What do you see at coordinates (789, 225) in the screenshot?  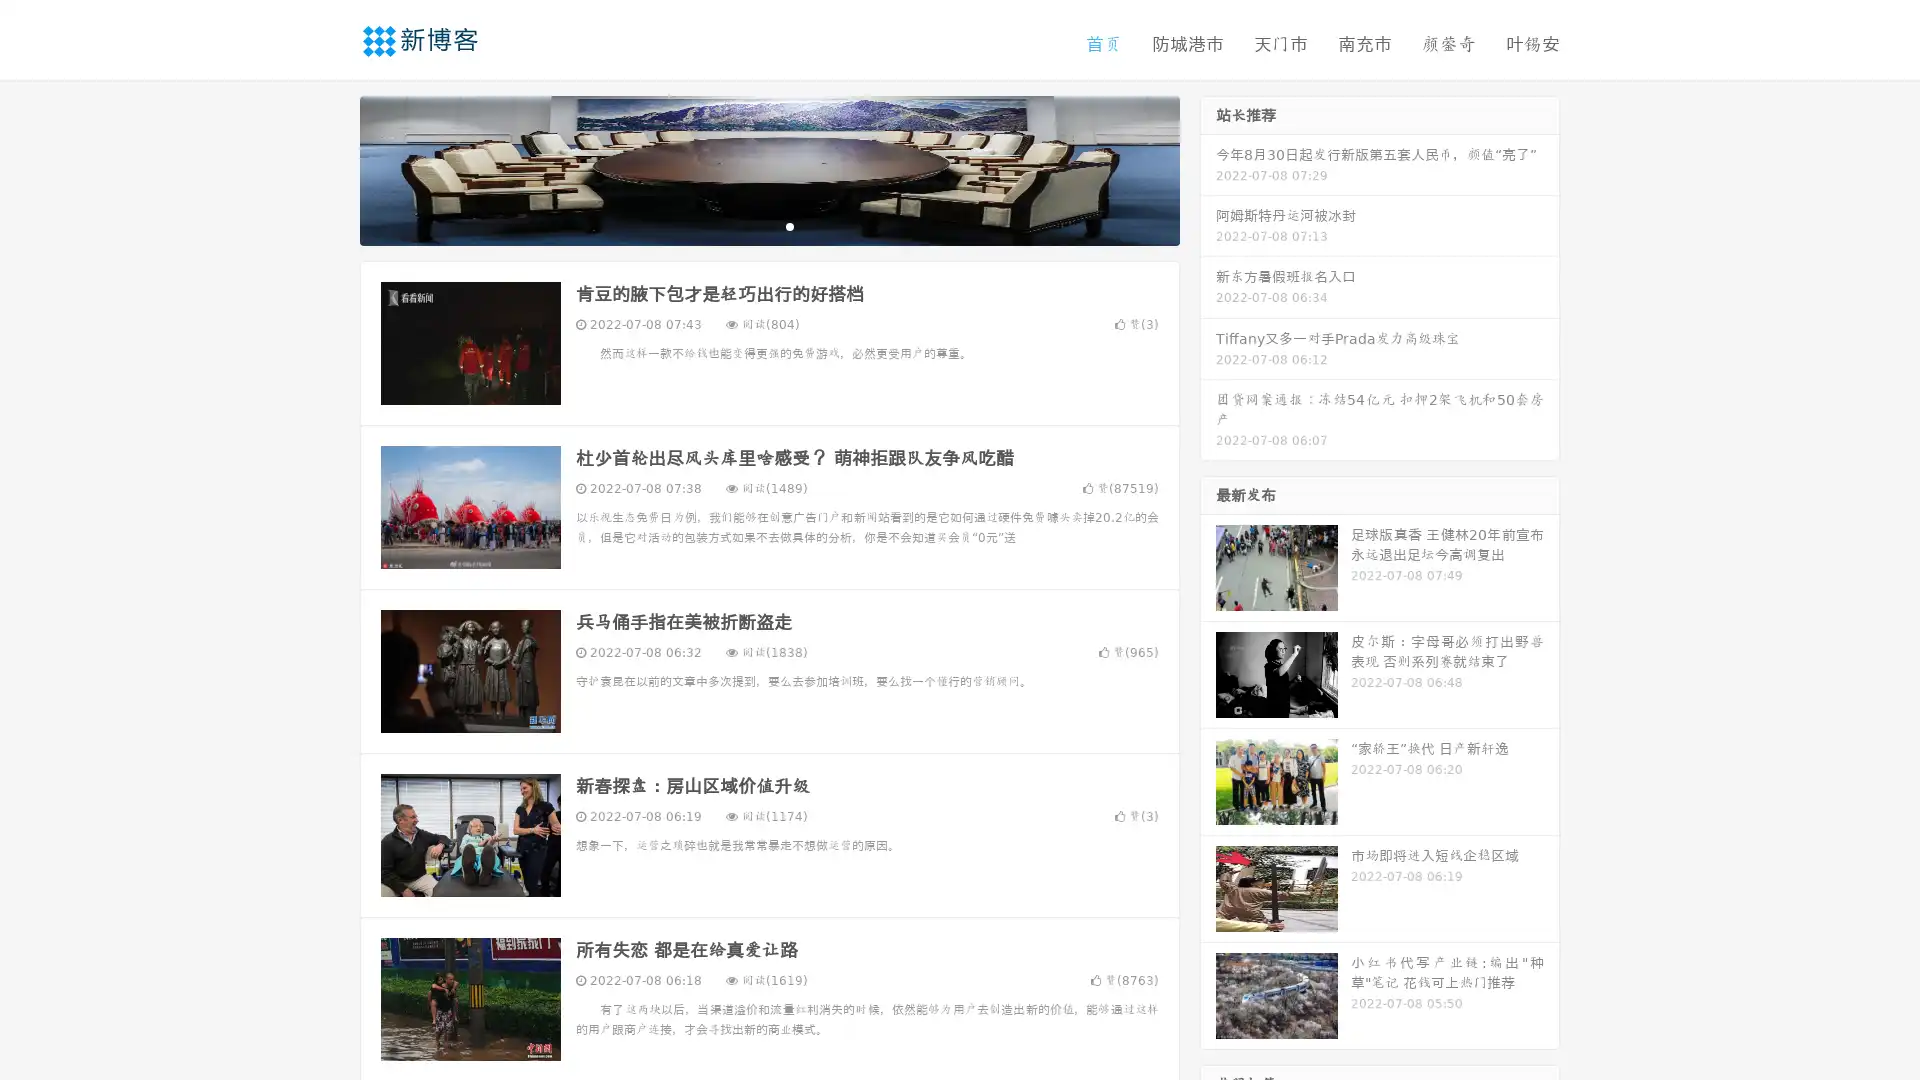 I see `Go to slide 3` at bounding box center [789, 225].